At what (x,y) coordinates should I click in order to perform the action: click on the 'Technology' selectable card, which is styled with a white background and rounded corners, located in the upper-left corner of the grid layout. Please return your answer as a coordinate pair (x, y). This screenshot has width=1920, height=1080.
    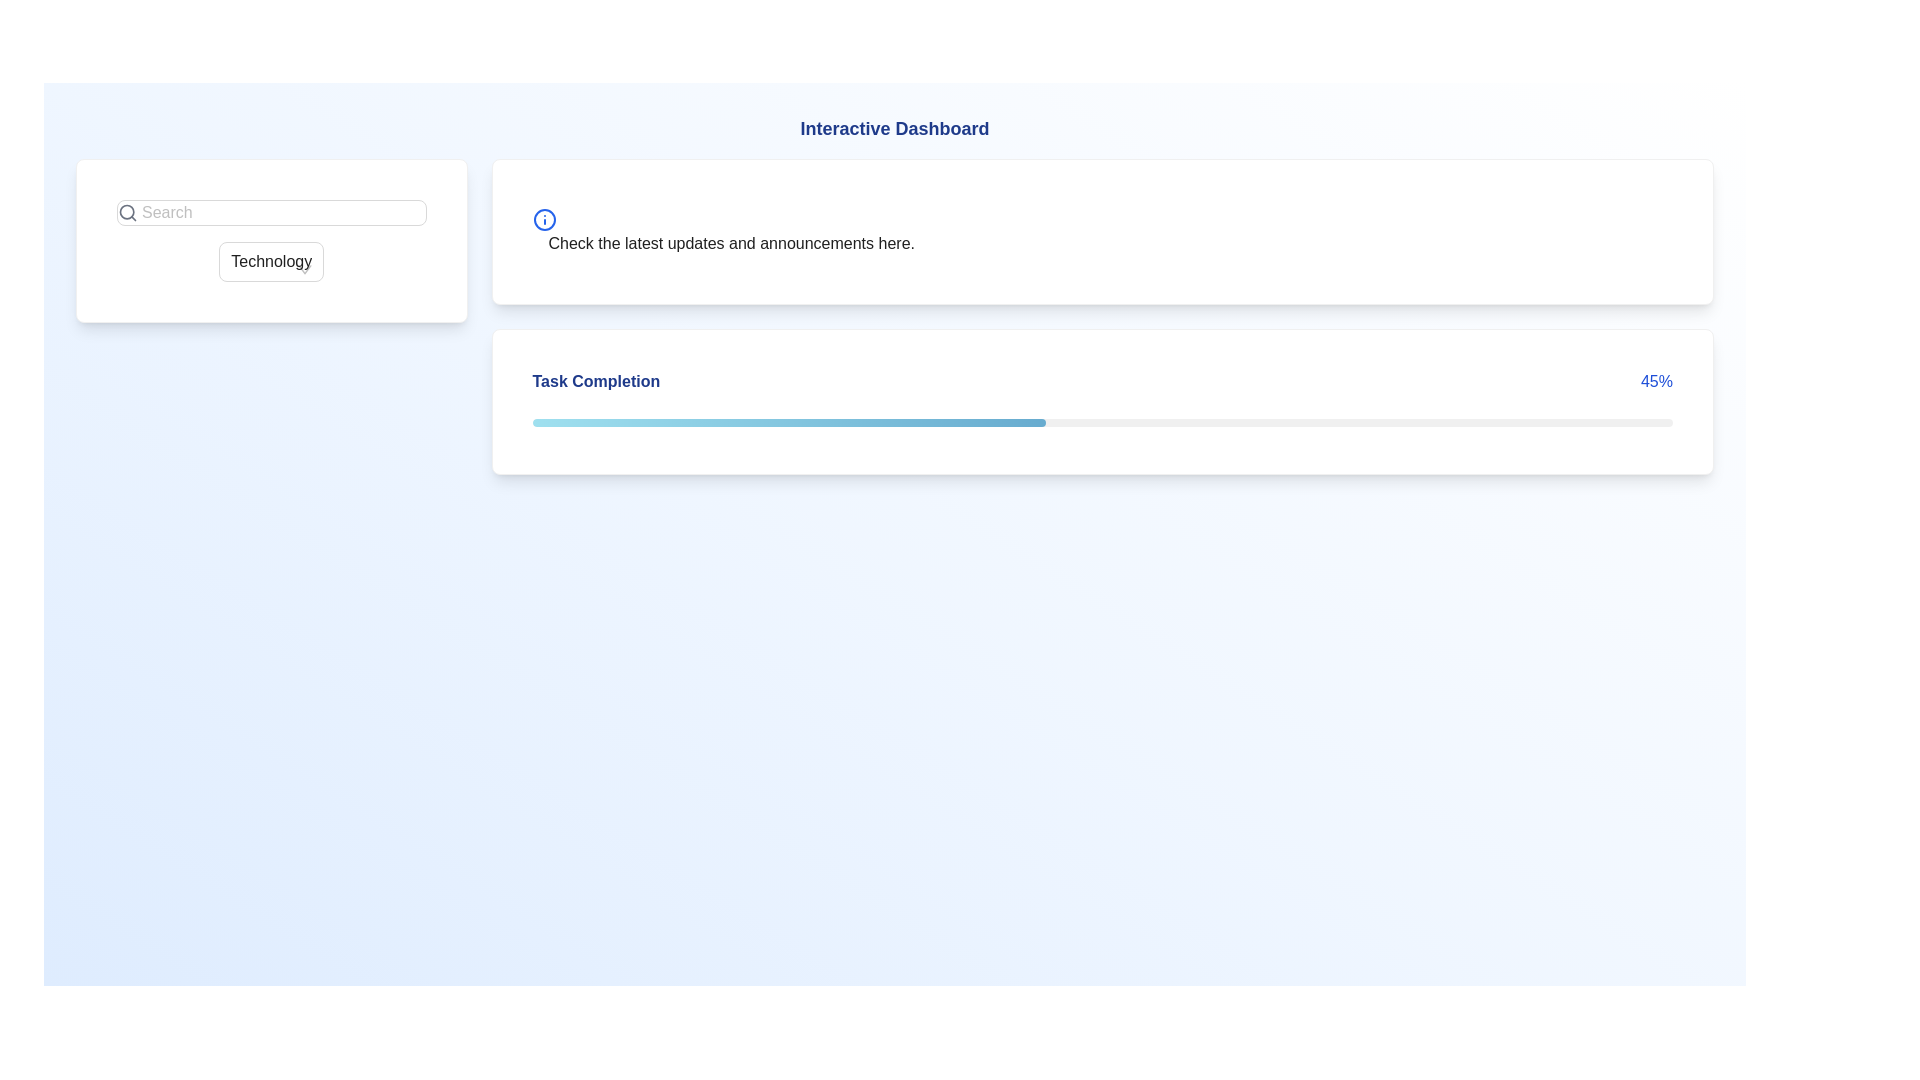
    Looking at the image, I should click on (270, 315).